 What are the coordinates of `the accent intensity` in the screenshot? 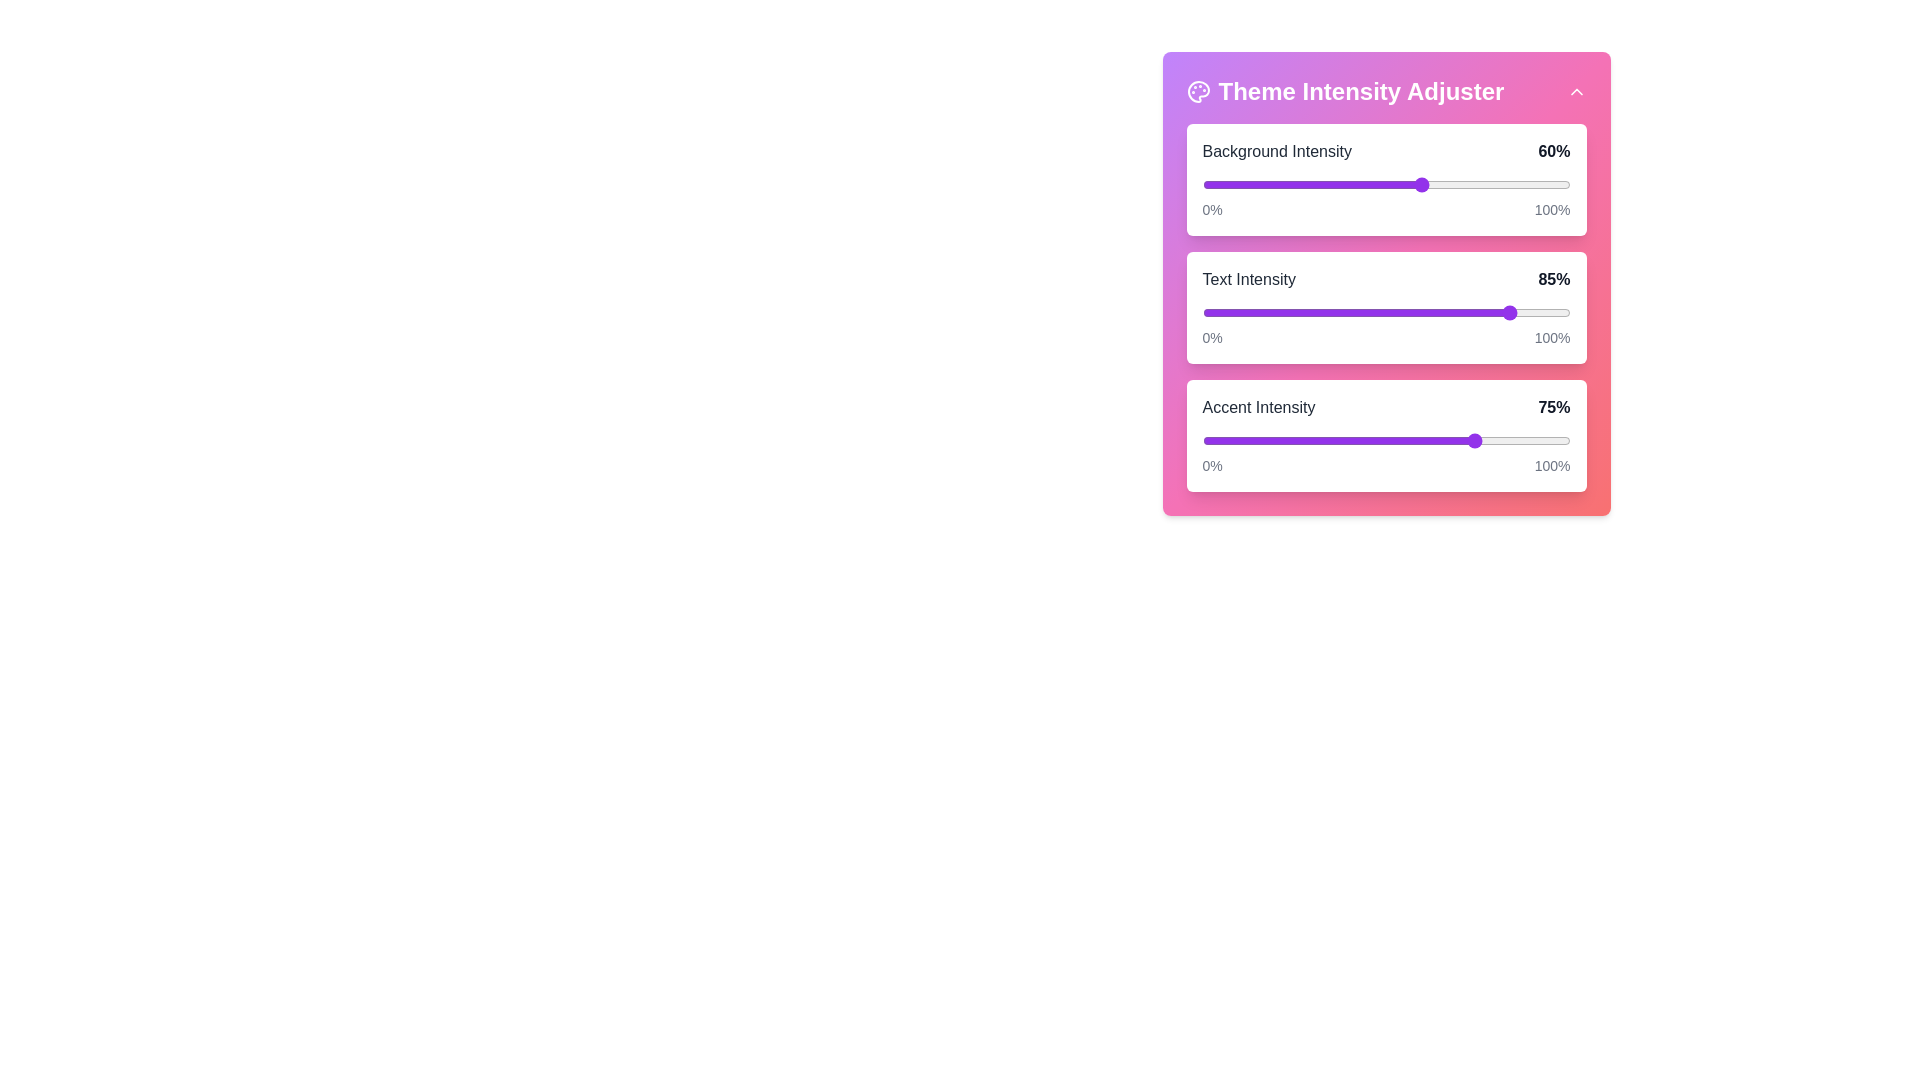 It's located at (1320, 439).